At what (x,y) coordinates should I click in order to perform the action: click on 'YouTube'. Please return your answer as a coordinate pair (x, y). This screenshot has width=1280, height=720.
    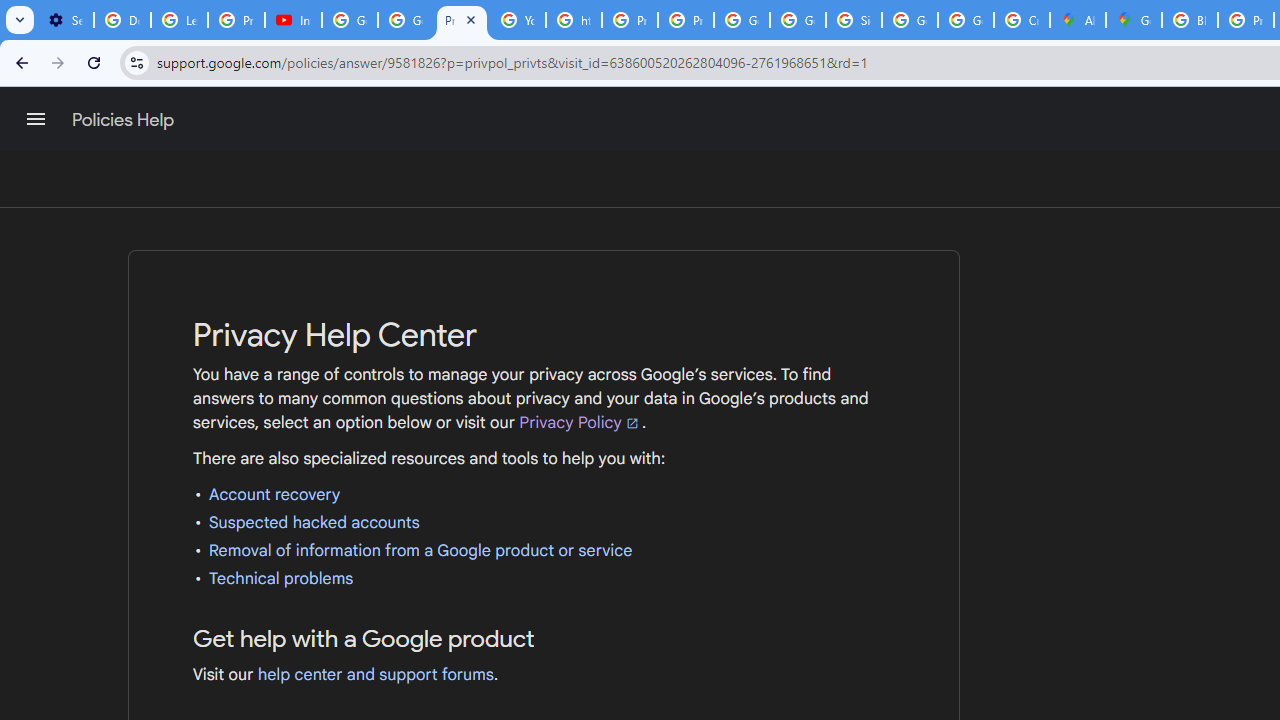
    Looking at the image, I should click on (518, 20).